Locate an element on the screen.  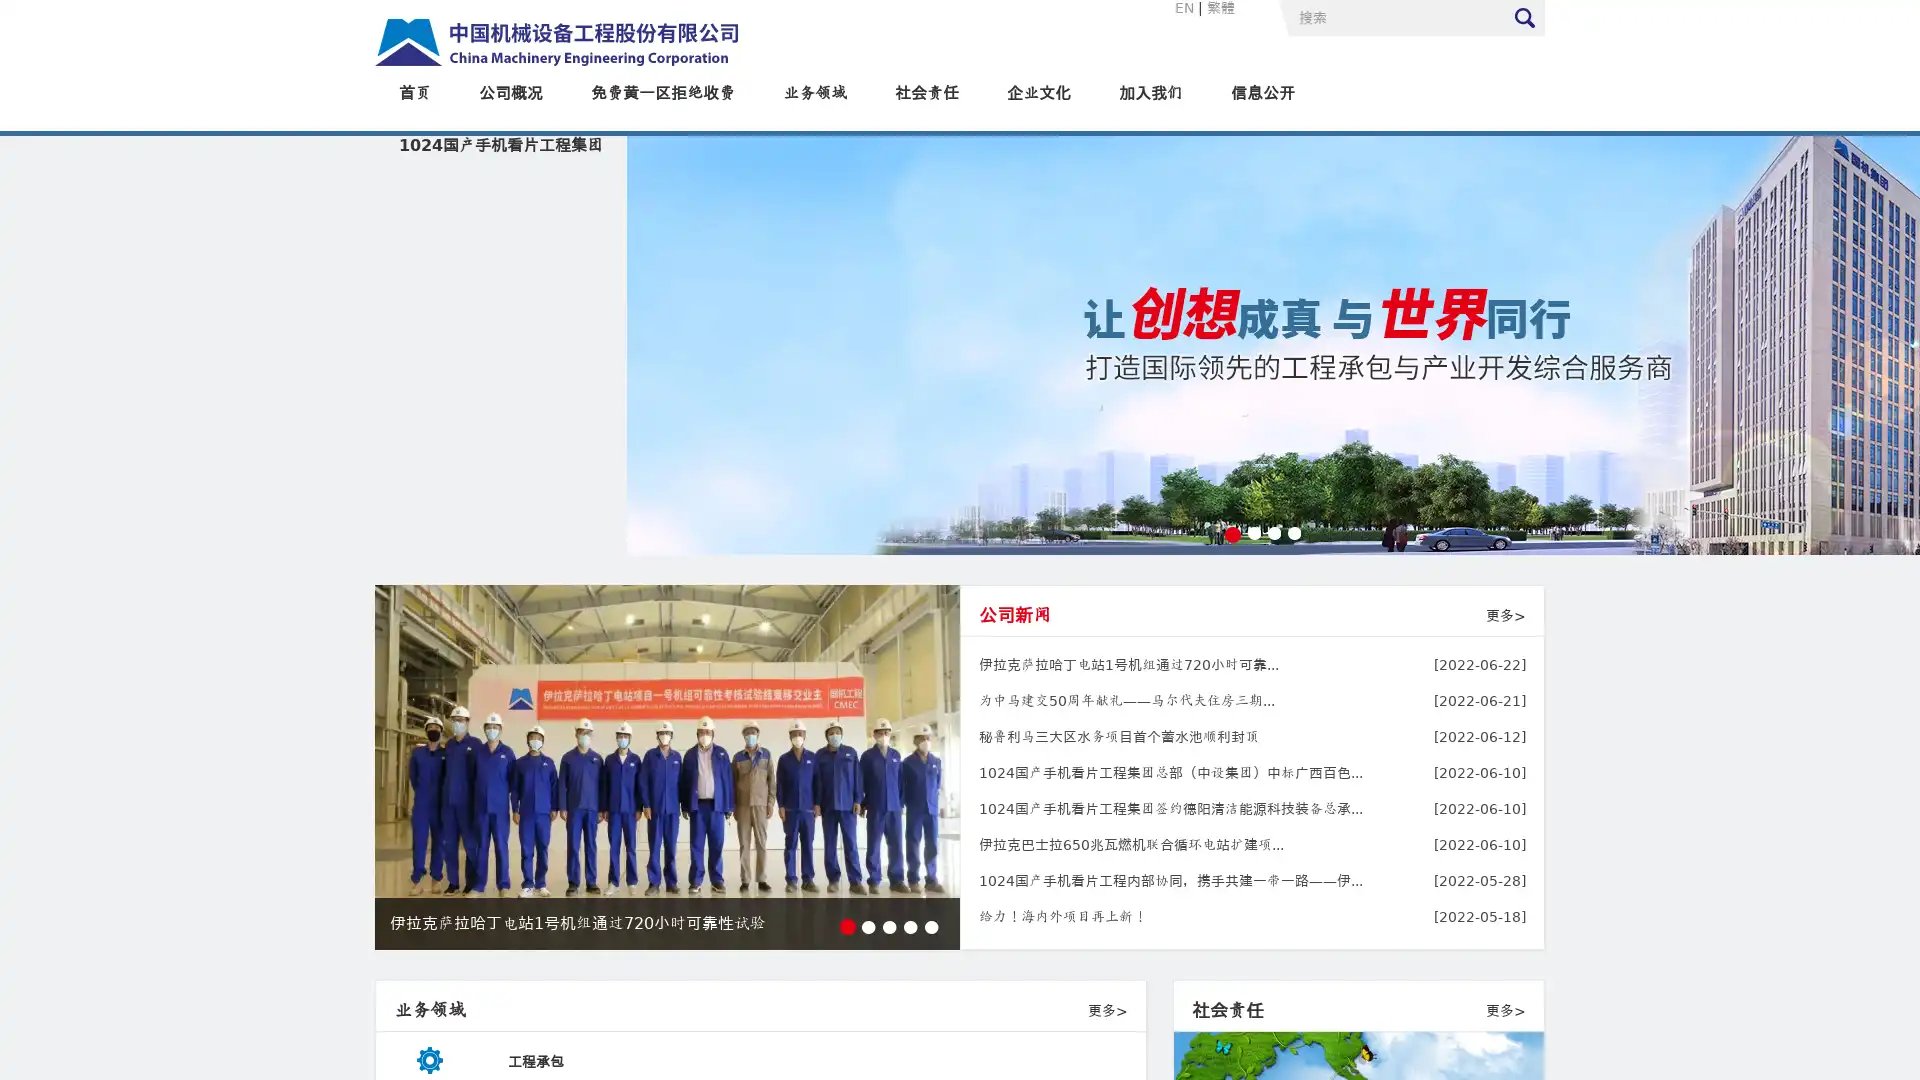
Submit is located at coordinates (1524, 18).